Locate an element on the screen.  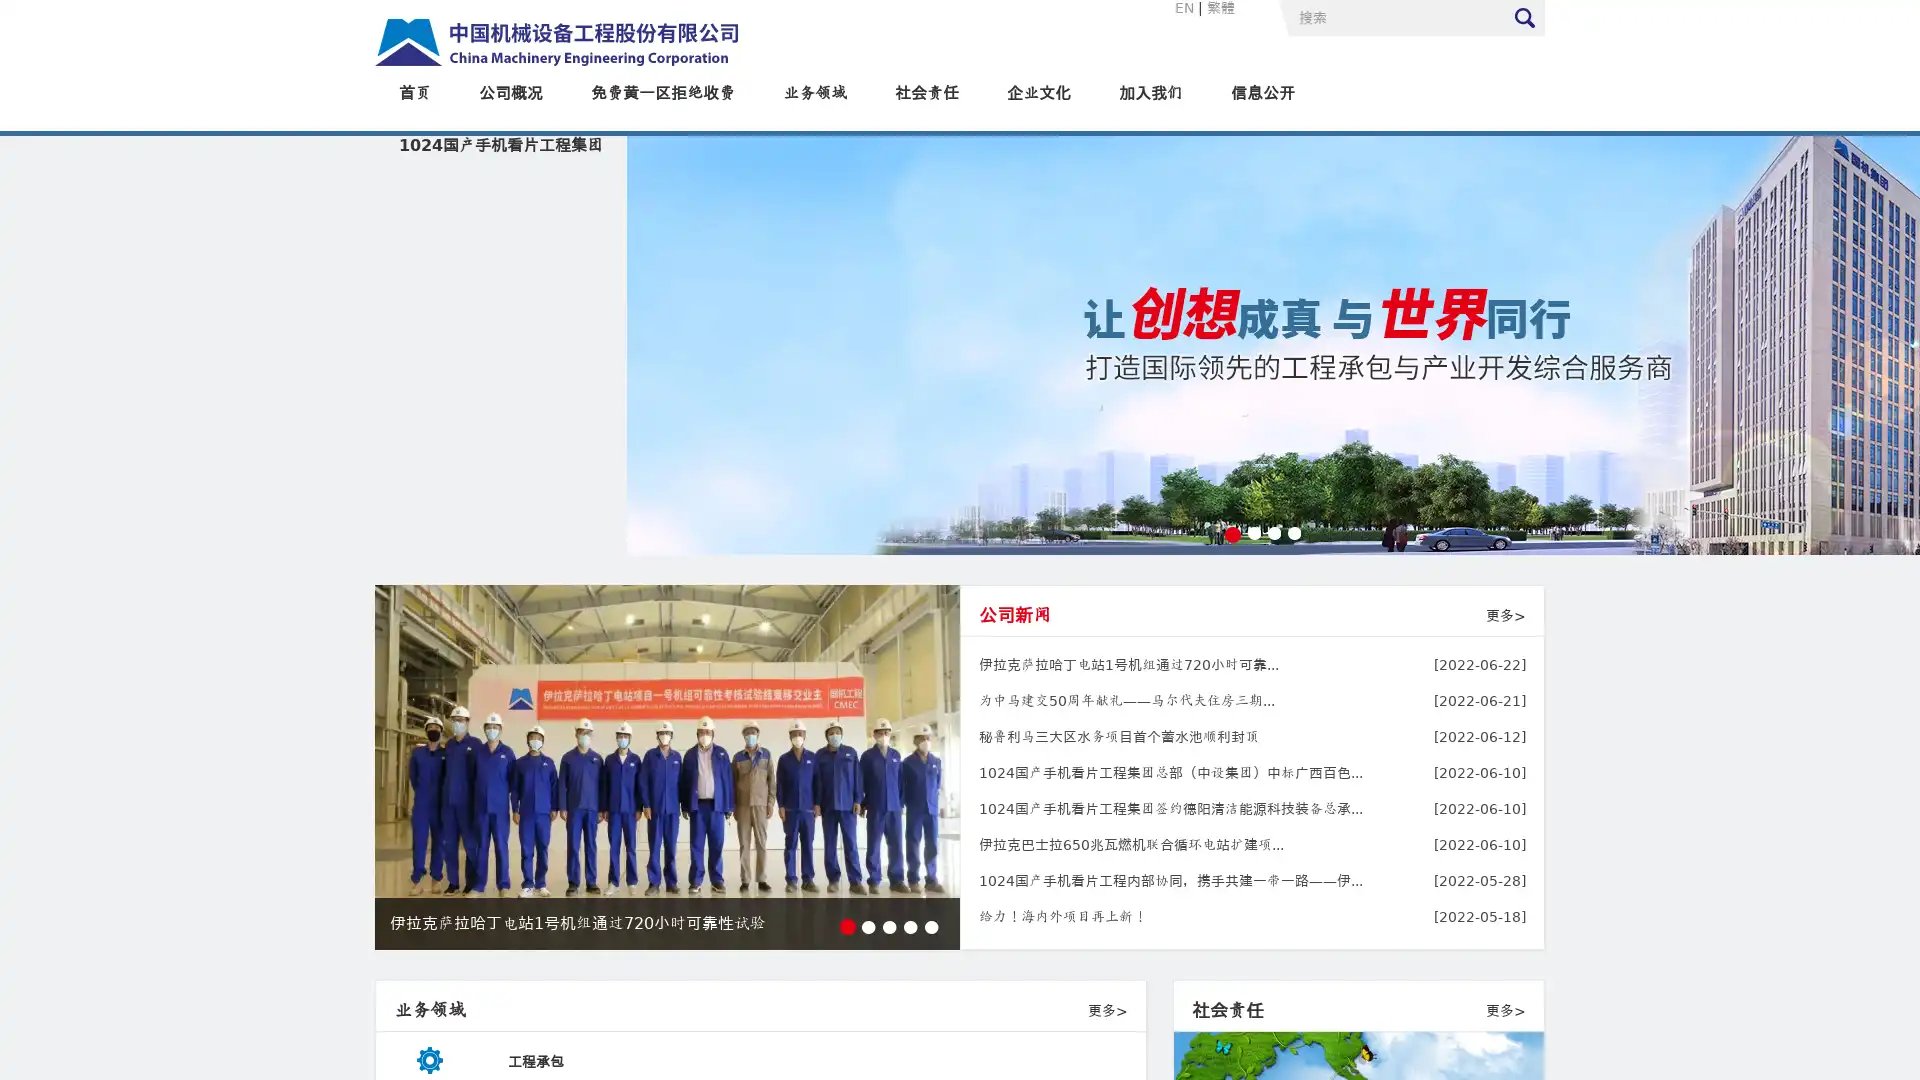
Submit is located at coordinates (1524, 18).